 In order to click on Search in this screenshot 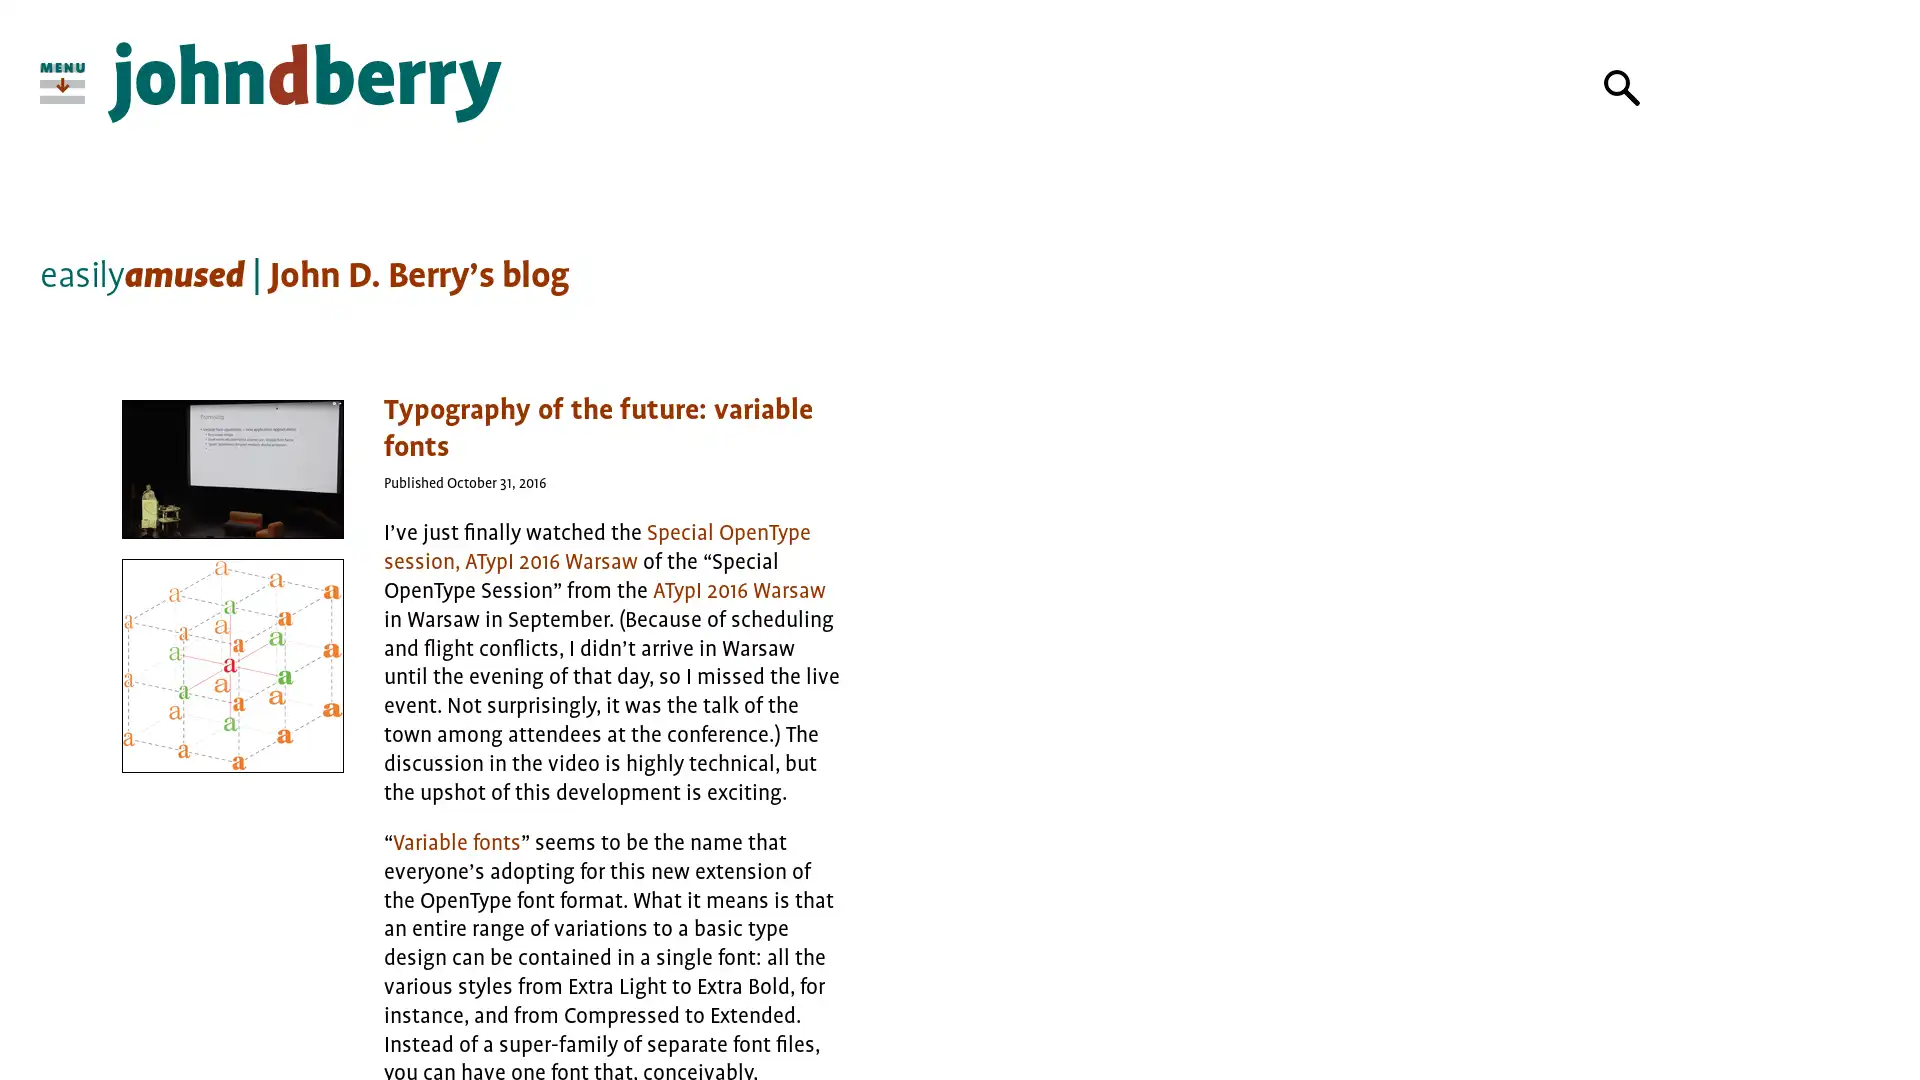, I will do `click(1622, 87)`.